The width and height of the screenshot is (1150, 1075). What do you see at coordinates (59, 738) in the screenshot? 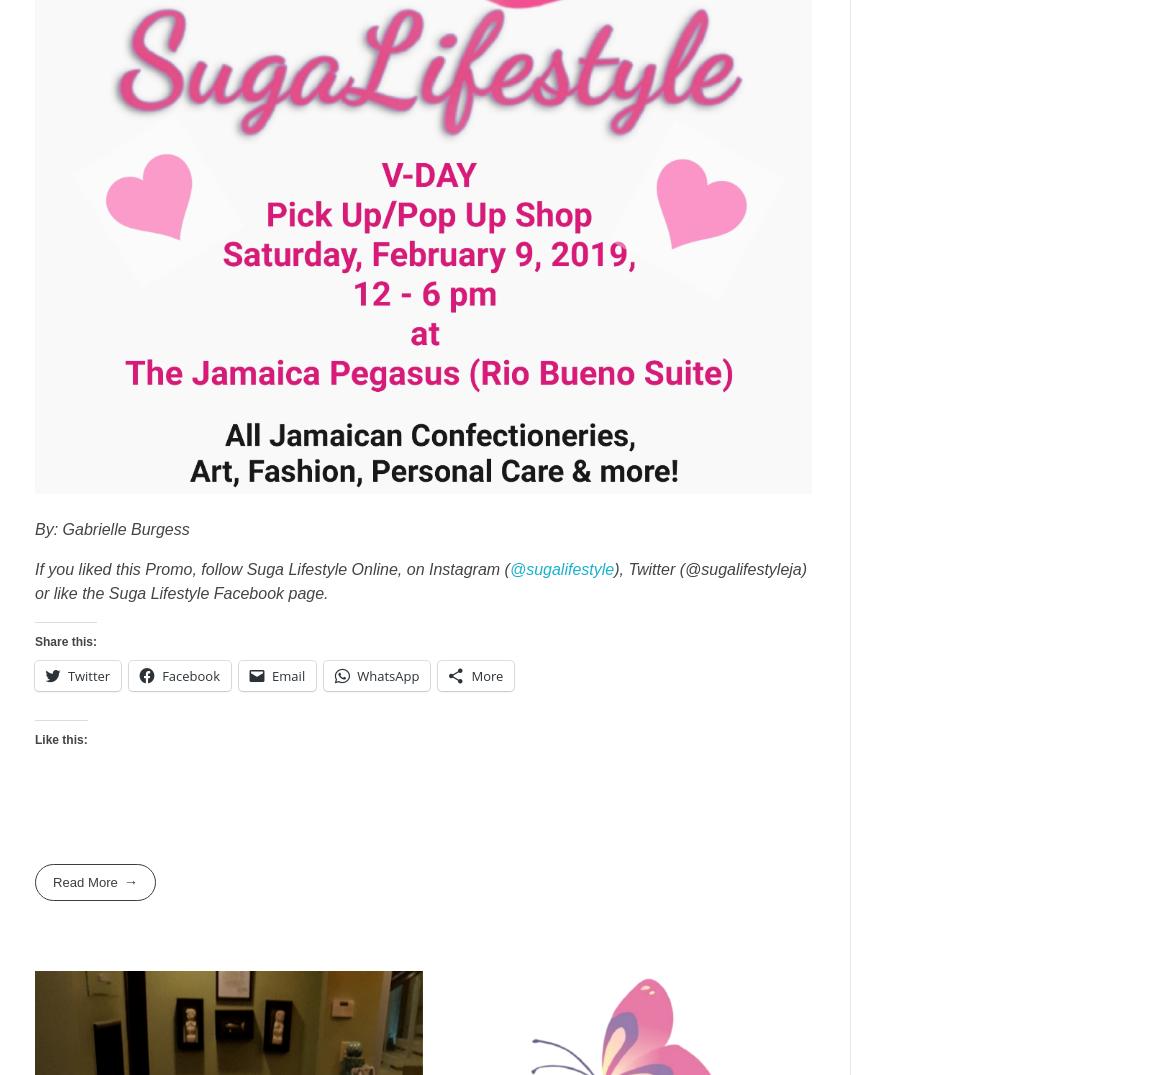
I see `'Like this:'` at bounding box center [59, 738].